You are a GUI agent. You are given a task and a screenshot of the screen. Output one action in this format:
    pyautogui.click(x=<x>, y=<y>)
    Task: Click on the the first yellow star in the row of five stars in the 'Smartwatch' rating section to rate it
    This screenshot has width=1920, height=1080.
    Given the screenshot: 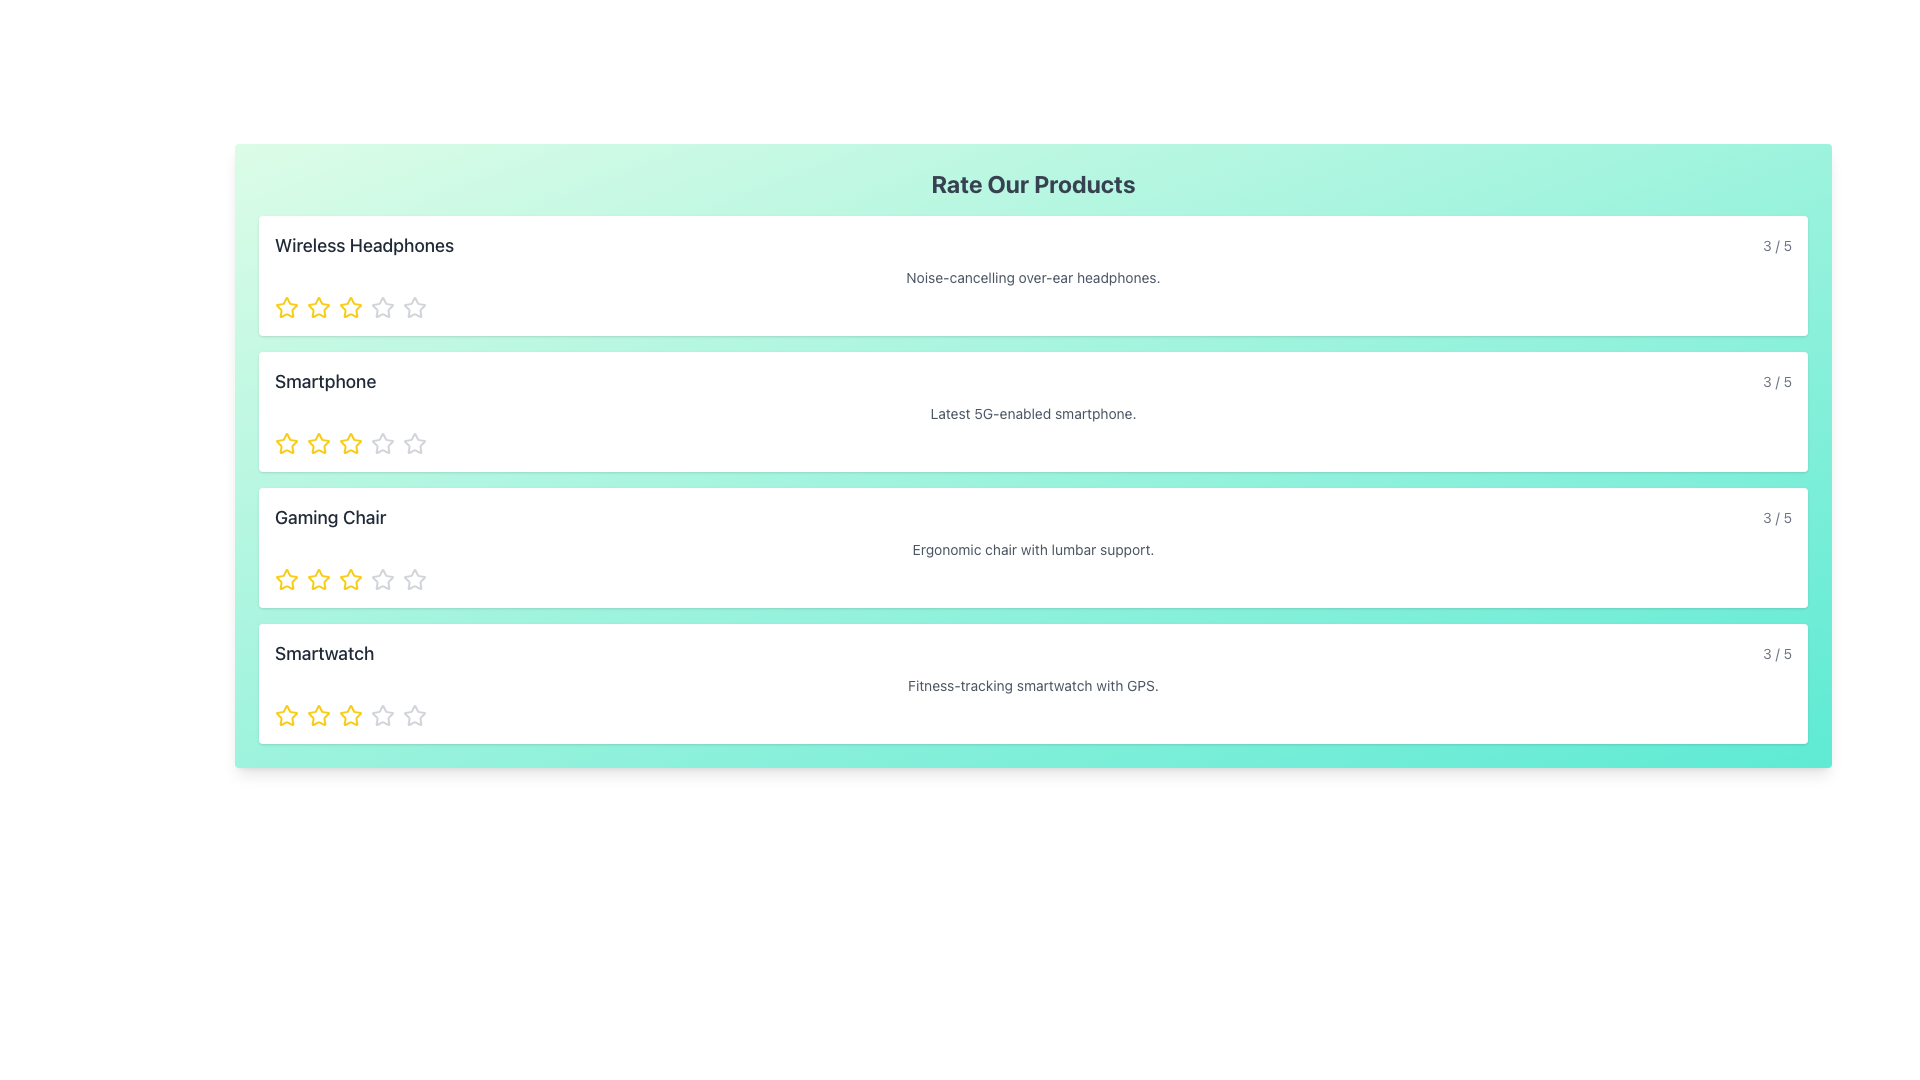 What is the action you would take?
    pyautogui.click(x=286, y=714)
    